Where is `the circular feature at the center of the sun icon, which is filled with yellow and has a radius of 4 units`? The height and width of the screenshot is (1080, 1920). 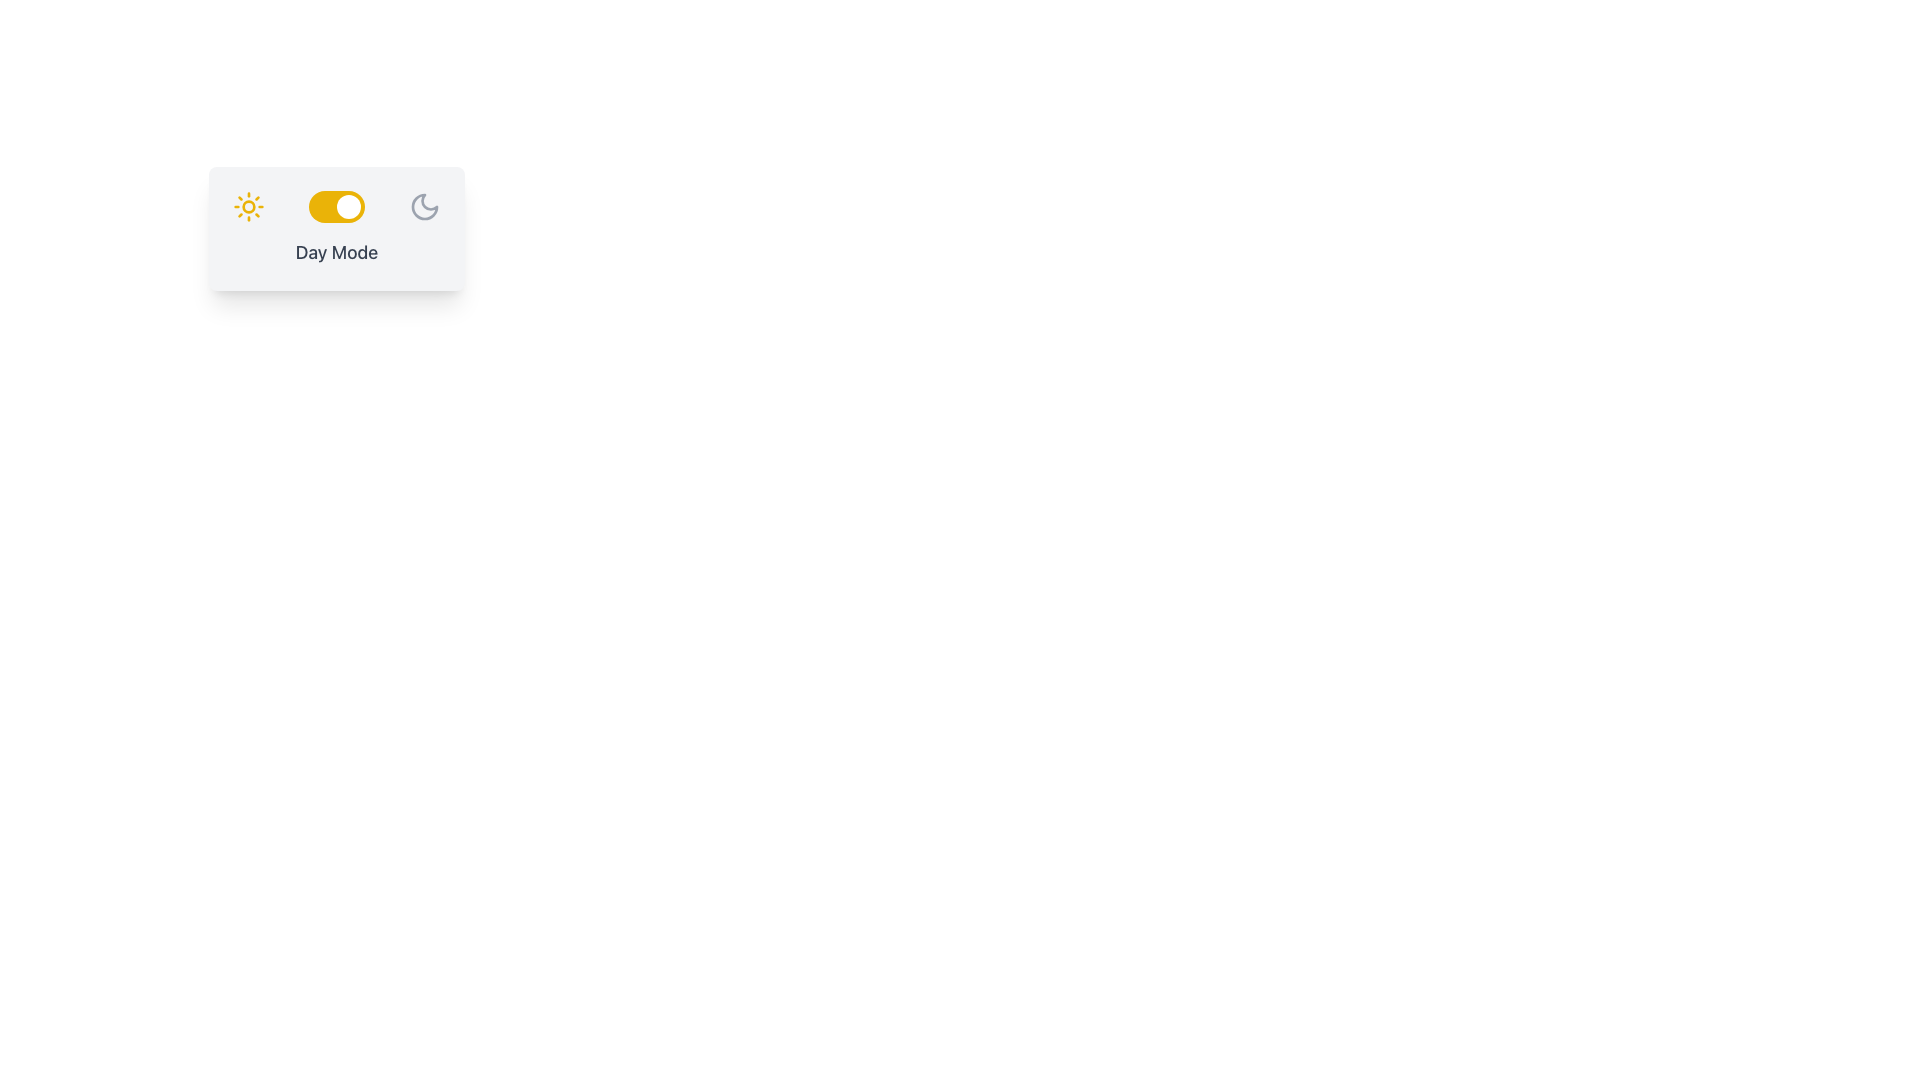
the circular feature at the center of the sun icon, which is filled with yellow and has a radius of 4 units is located at coordinates (248, 207).